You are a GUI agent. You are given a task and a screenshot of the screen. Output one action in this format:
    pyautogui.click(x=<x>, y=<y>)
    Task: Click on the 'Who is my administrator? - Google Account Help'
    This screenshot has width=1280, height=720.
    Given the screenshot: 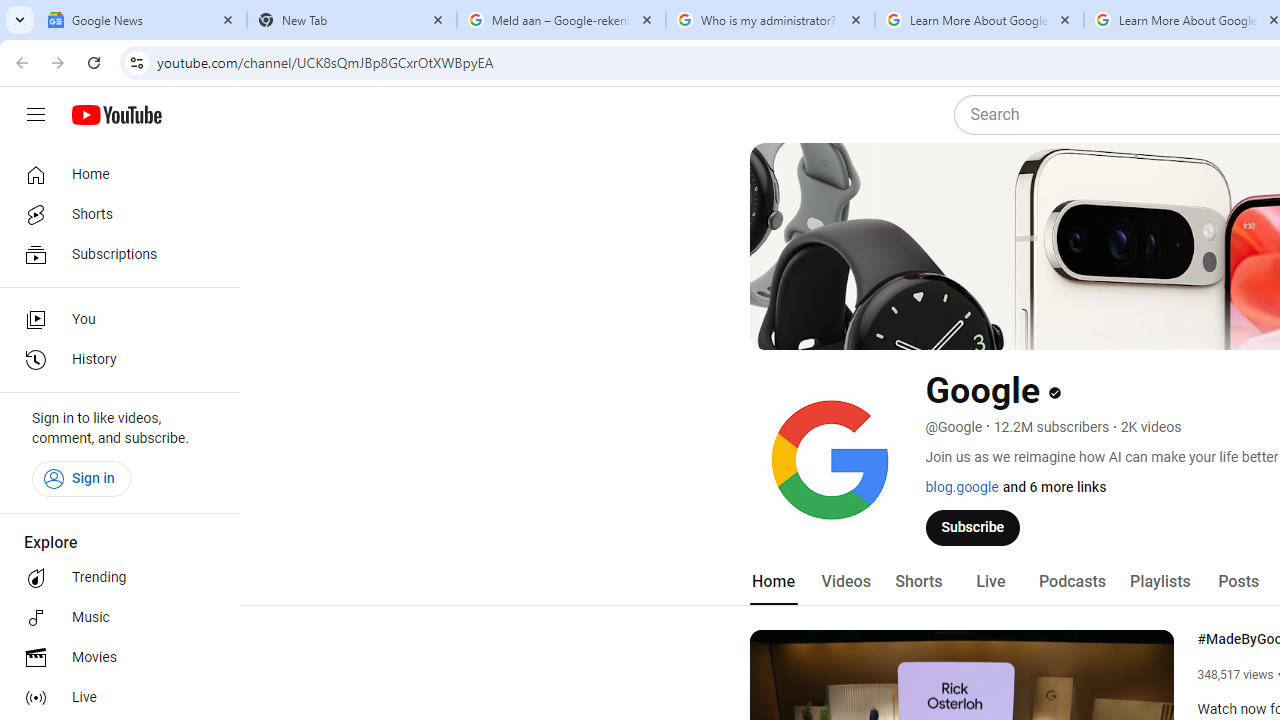 What is the action you would take?
    pyautogui.click(x=769, y=20)
    